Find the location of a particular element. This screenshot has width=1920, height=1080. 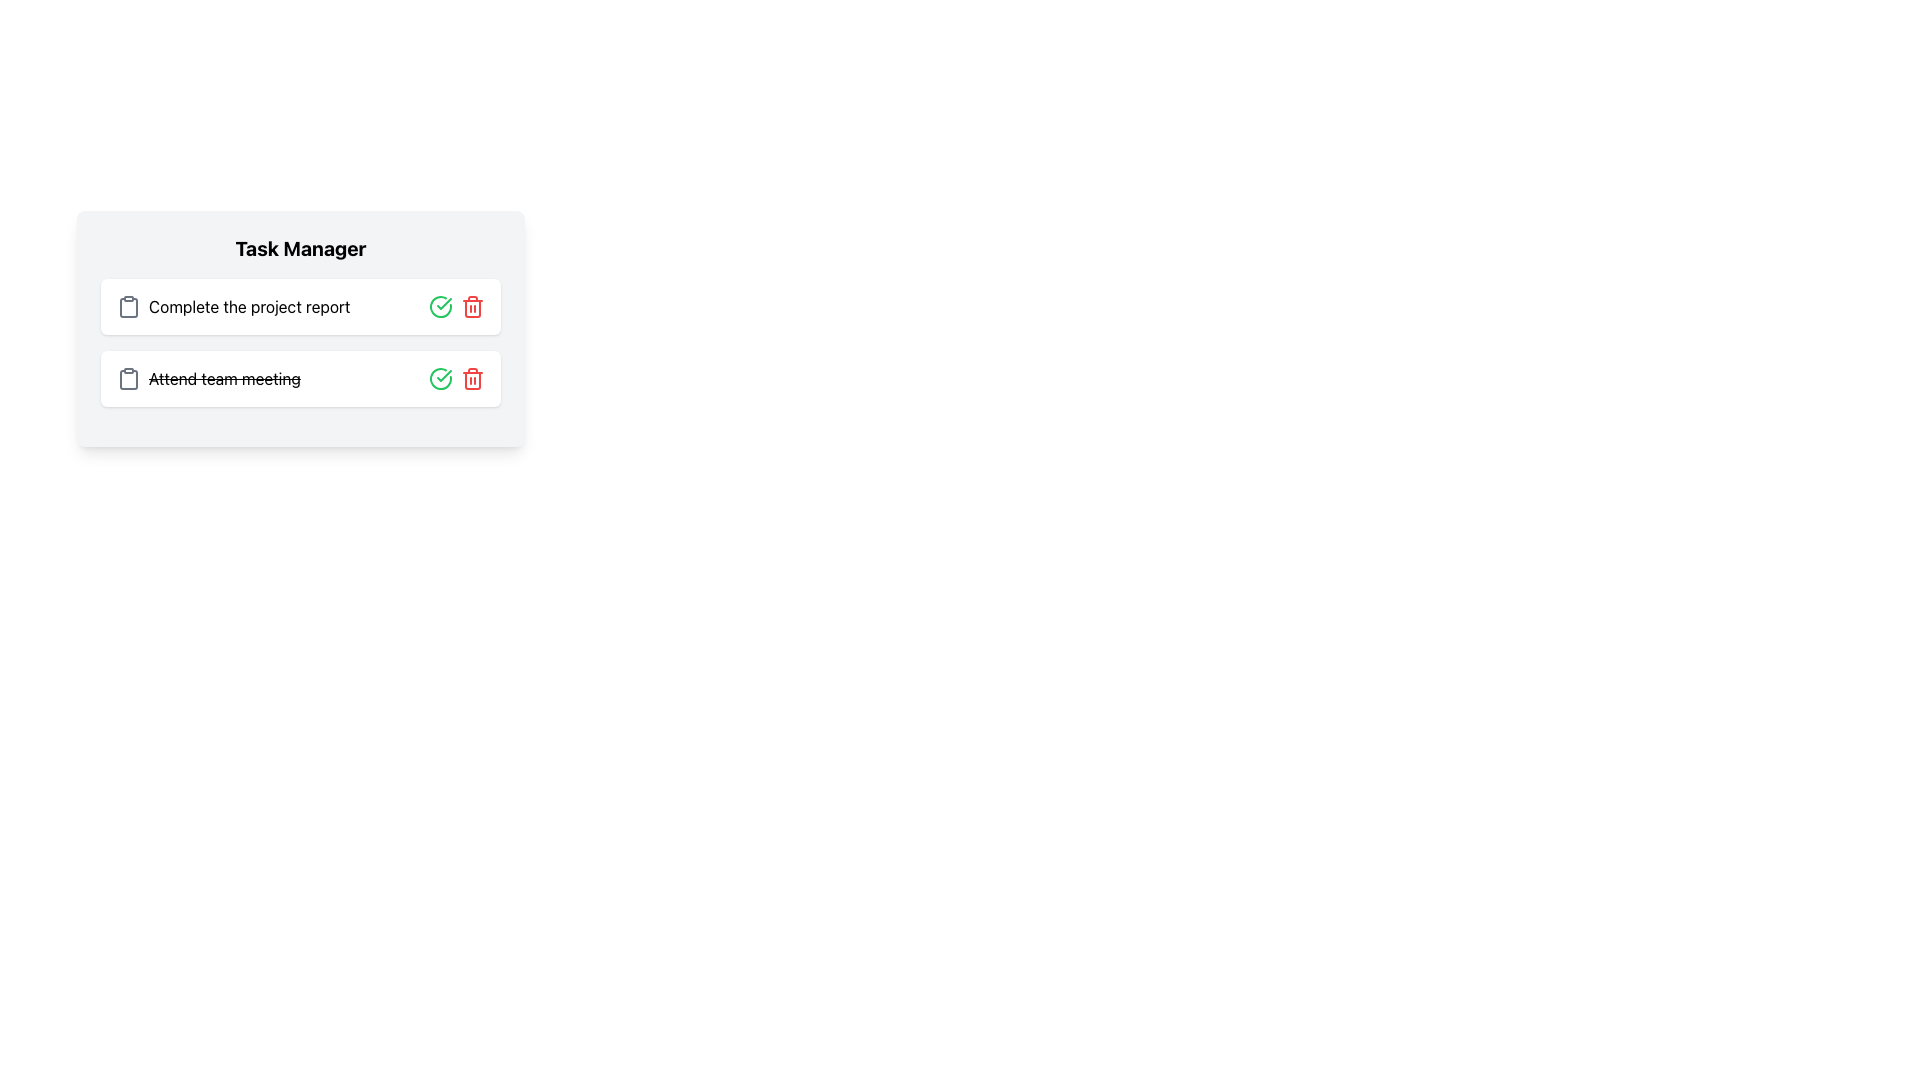

text content of the task labeled 'Attend team meeting' which is displayed with a line-through styling to indicate its completed state is located at coordinates (208, 378).